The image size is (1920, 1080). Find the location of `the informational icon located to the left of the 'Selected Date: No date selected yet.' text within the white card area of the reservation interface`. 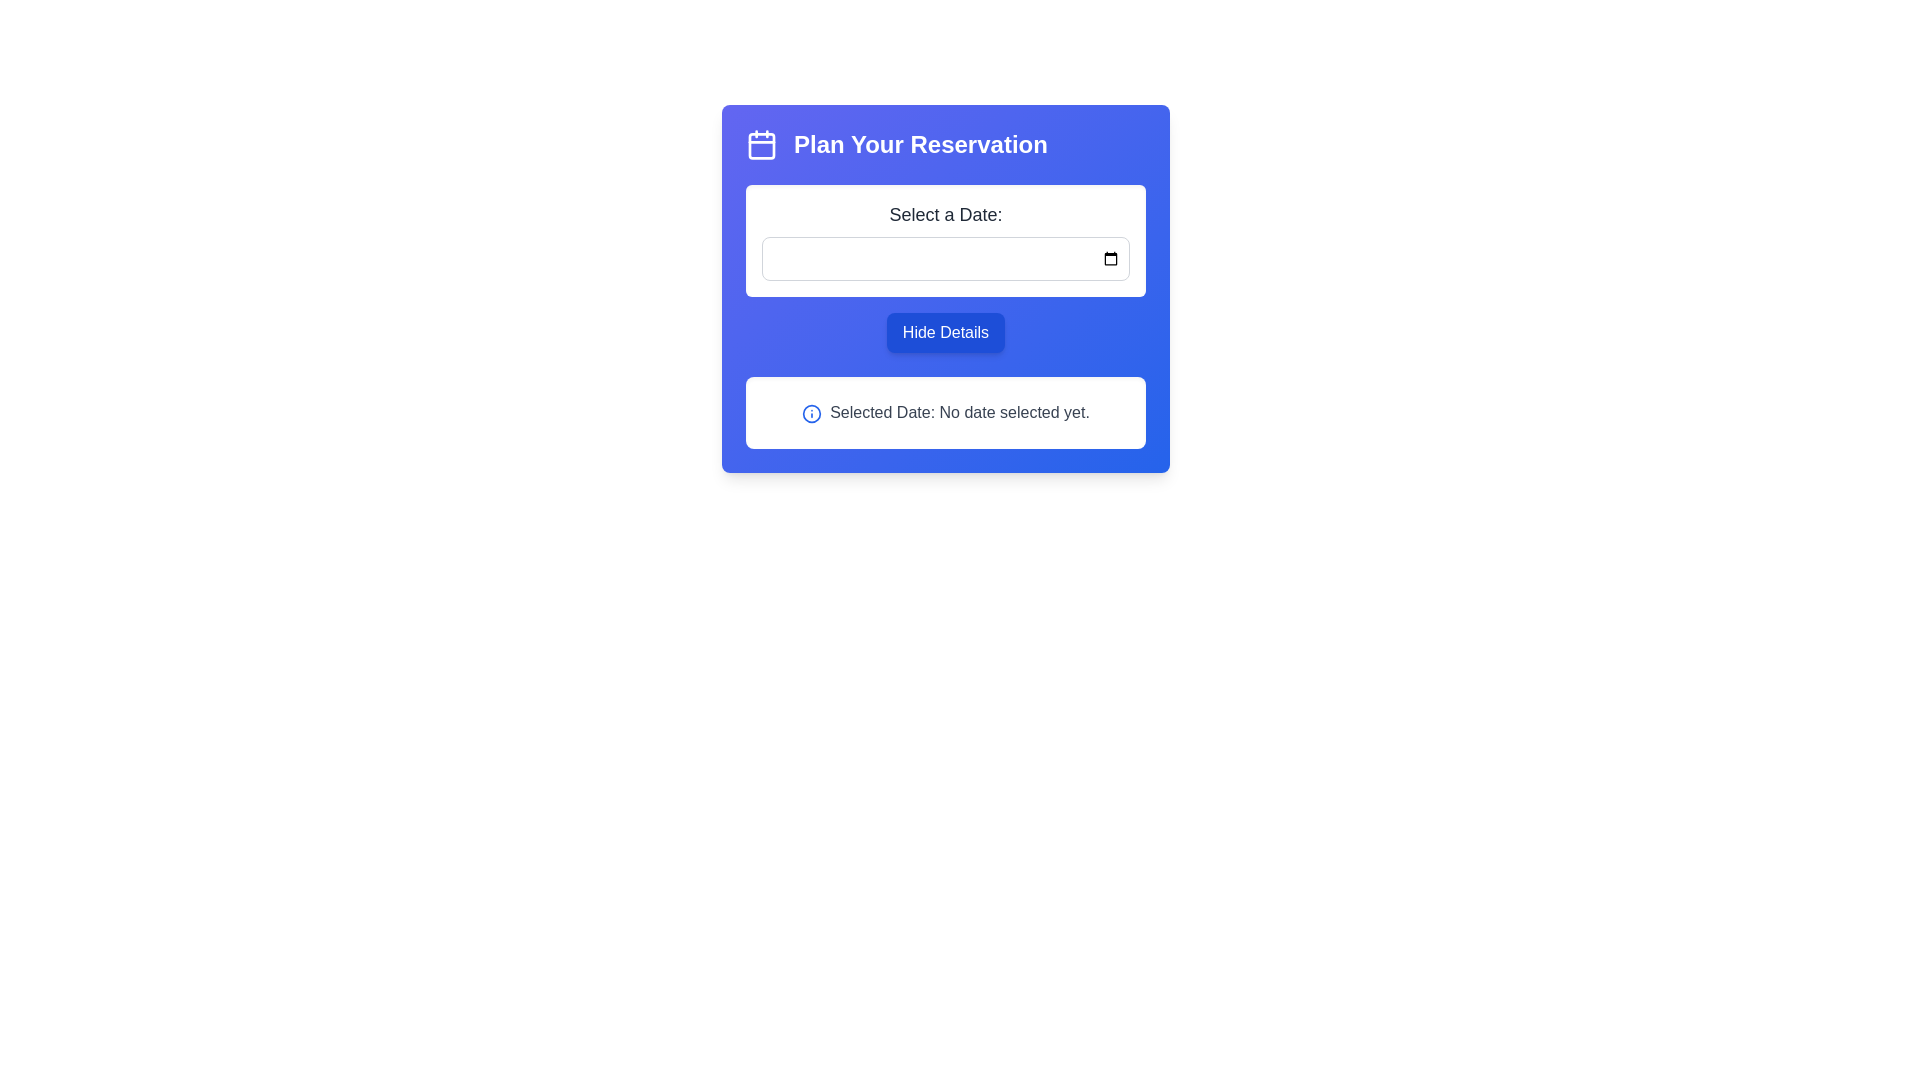

the informational icon located to the left of the 'Selected Date: No date selected yet.' text within the white card area of the reservation interface is located at coordinates (812, 412).